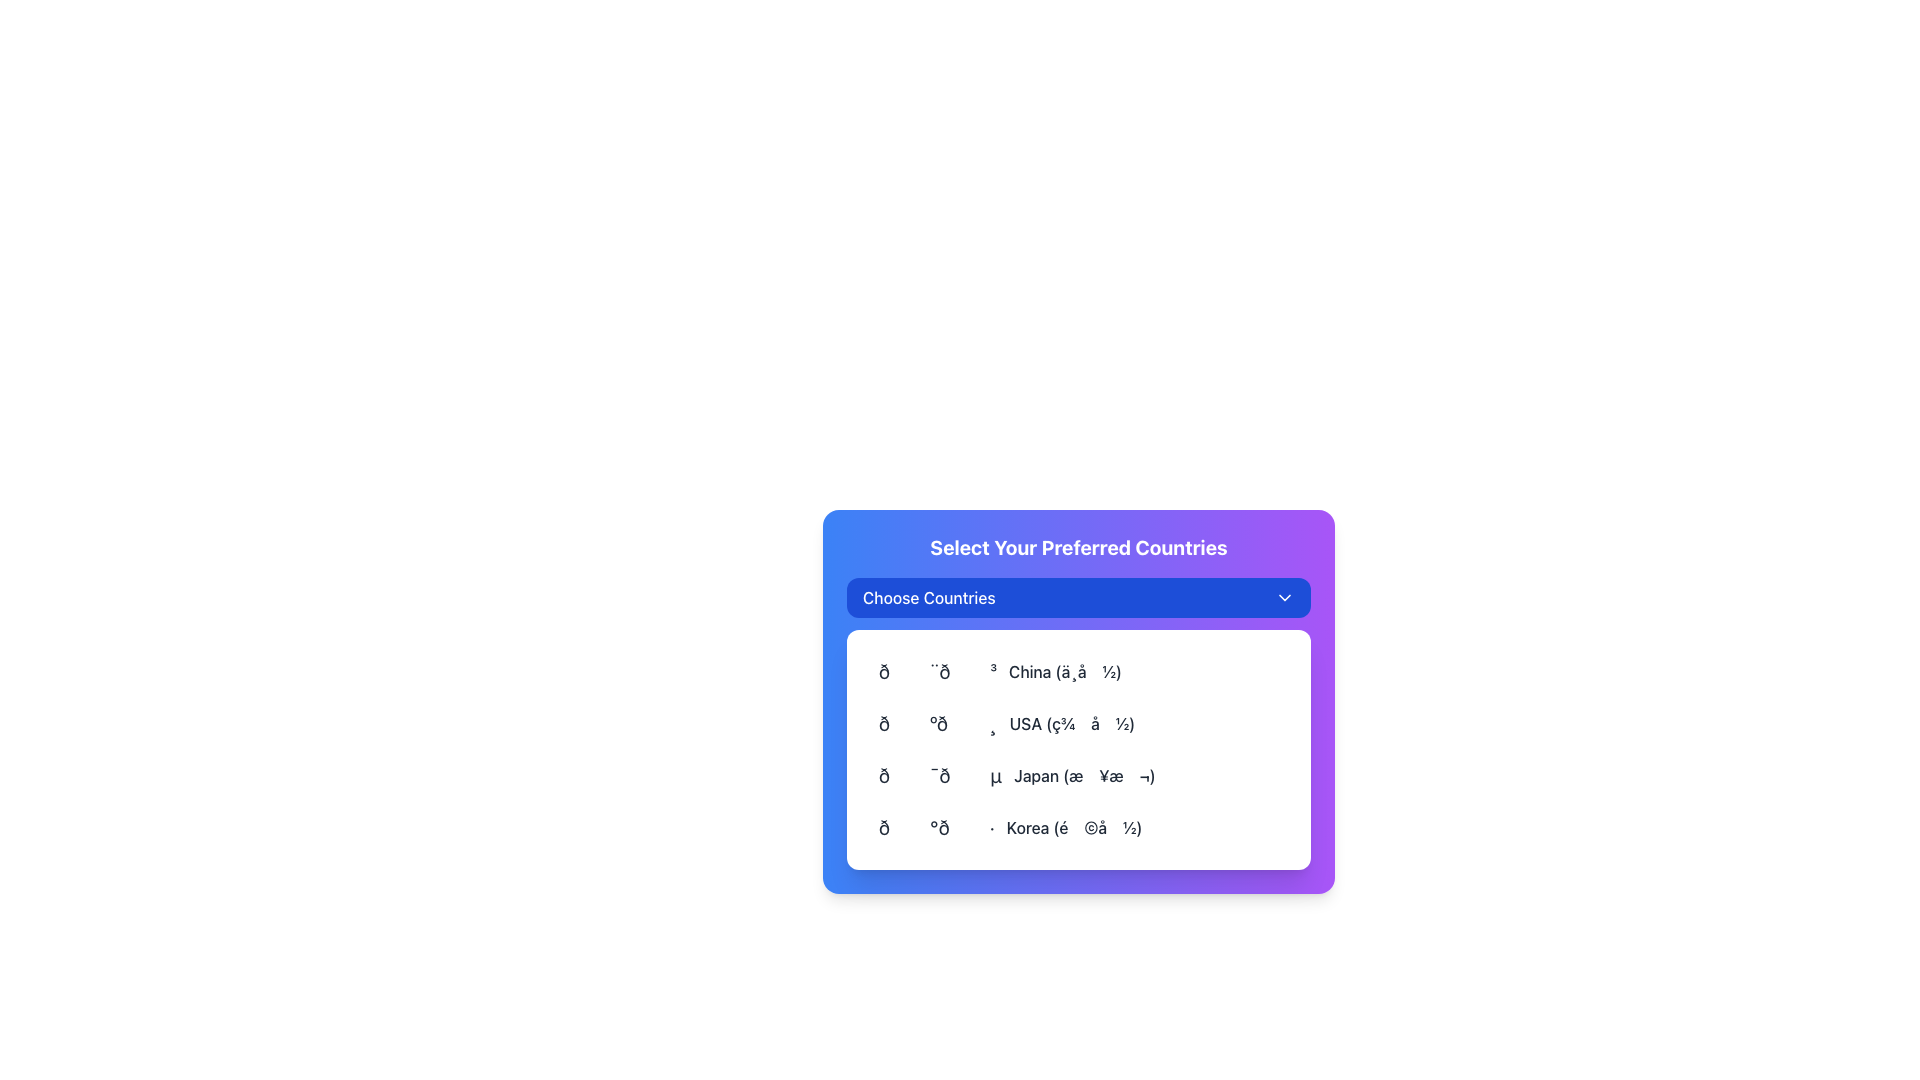  I want to click on the text label displaying 'Korea (é®®å½)' located in the fourth row of the dropdown menu, which is part of the selection for preferred countries, so click(1073, 828).